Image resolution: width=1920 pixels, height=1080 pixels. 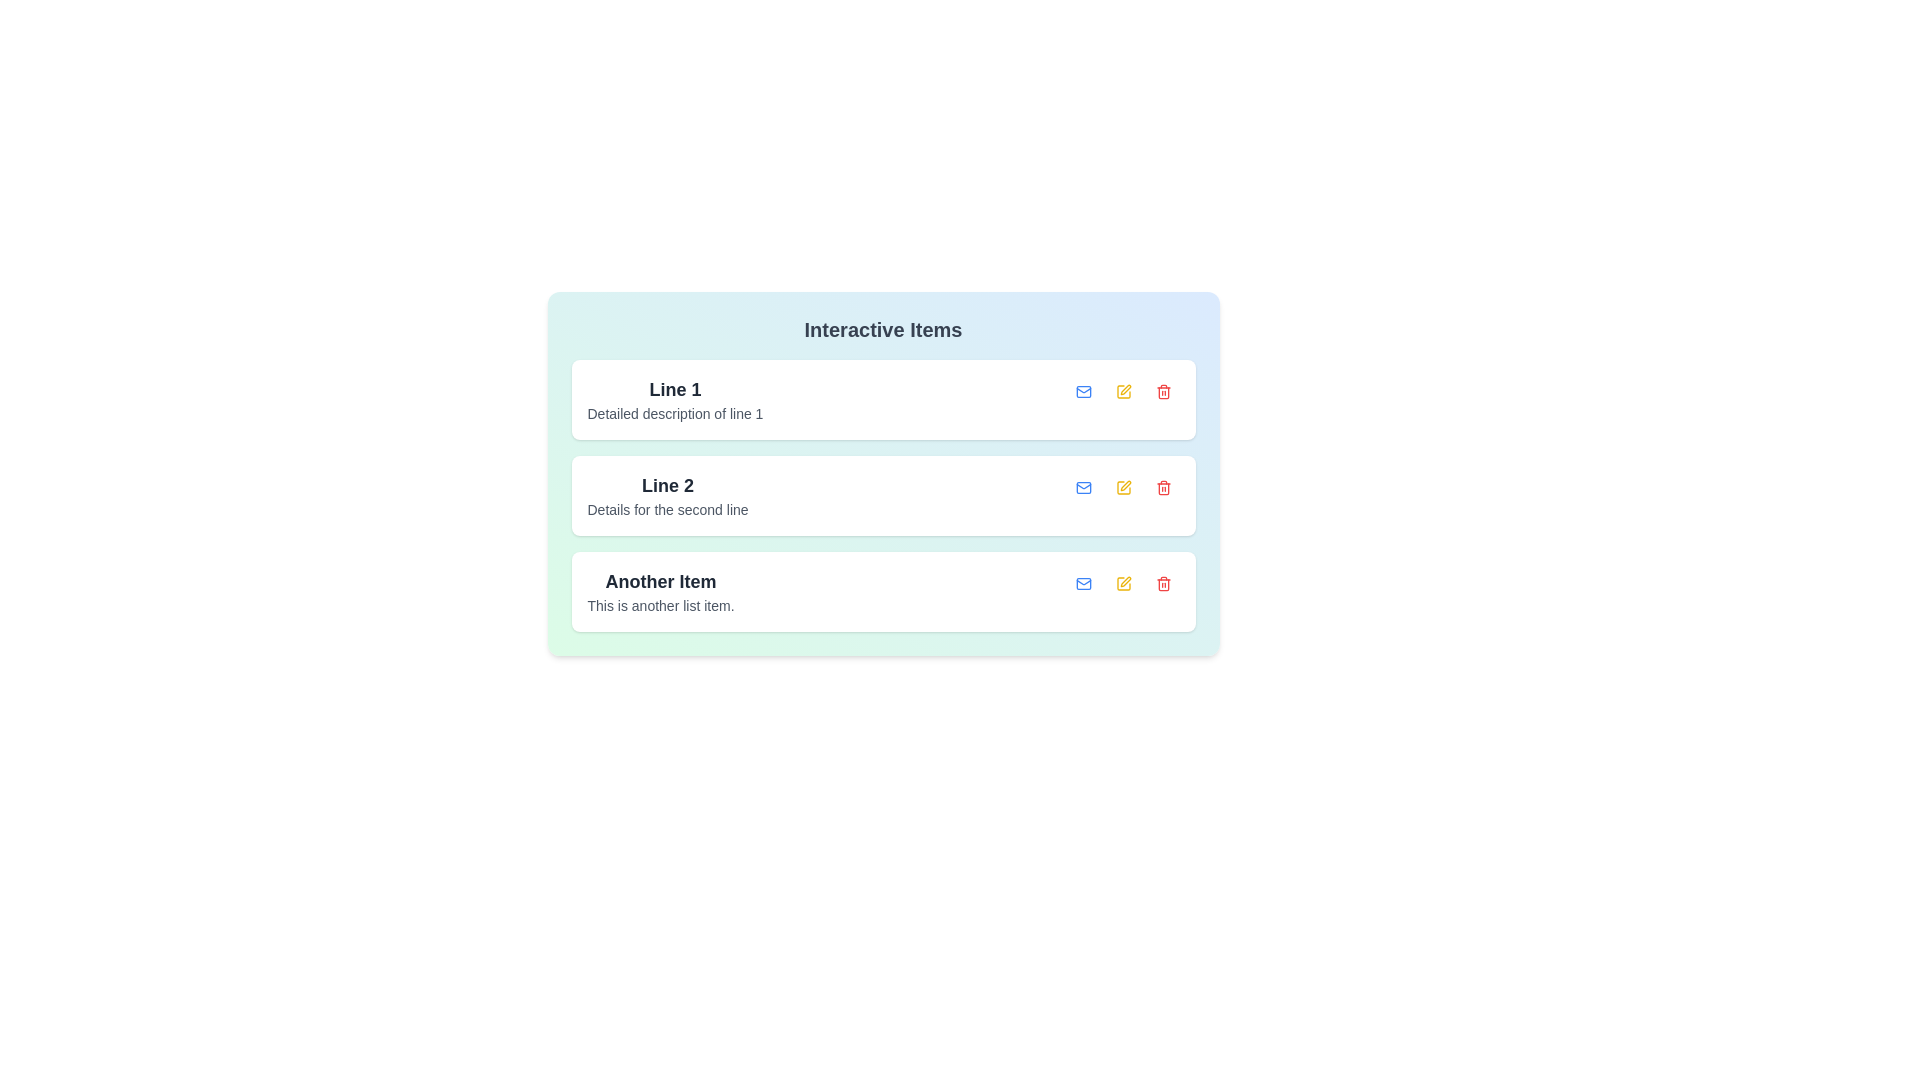 I want to click on delete button for the item with the title Line 2, so click(x=1163, y=488).